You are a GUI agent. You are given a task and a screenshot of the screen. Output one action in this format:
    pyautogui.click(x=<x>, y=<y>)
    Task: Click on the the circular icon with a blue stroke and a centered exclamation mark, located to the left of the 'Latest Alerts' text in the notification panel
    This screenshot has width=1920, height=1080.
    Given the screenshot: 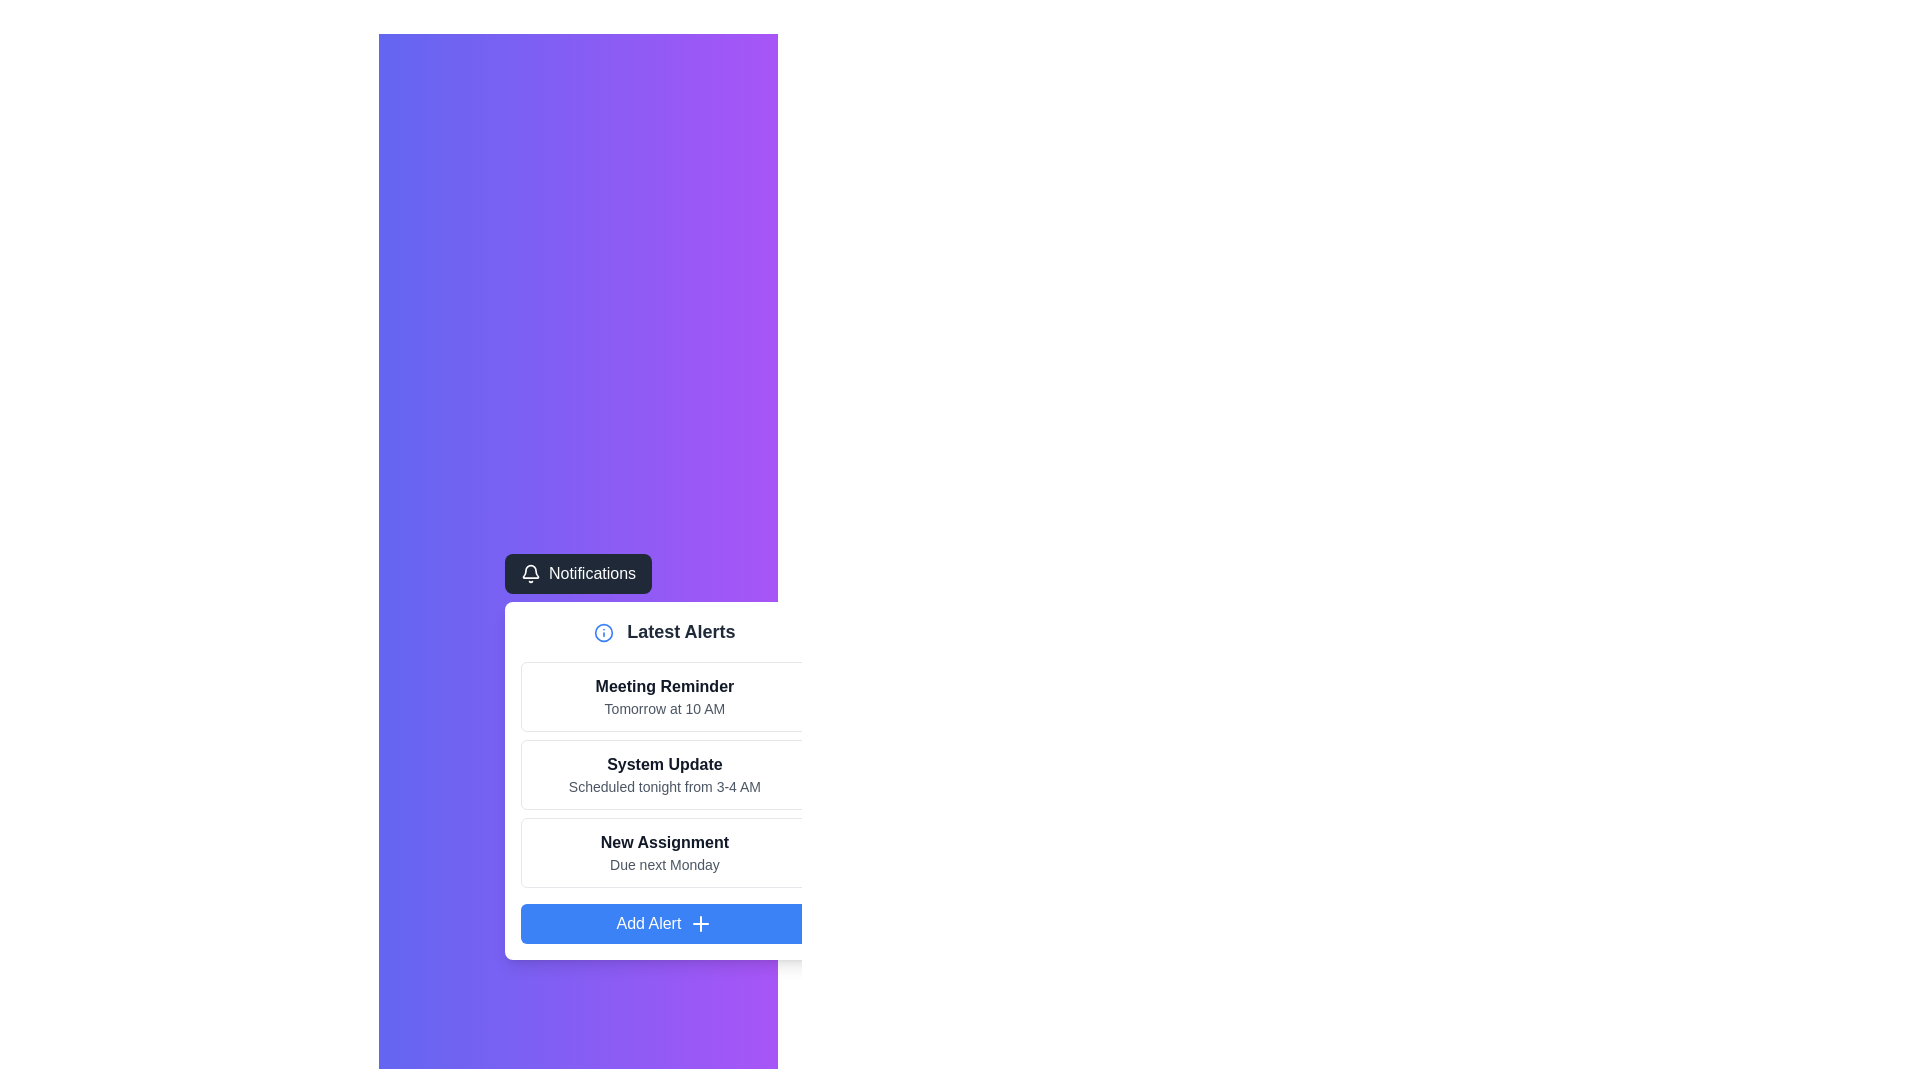 What is the action you would take?
    pyautogui.click(x=603, y=633)
    